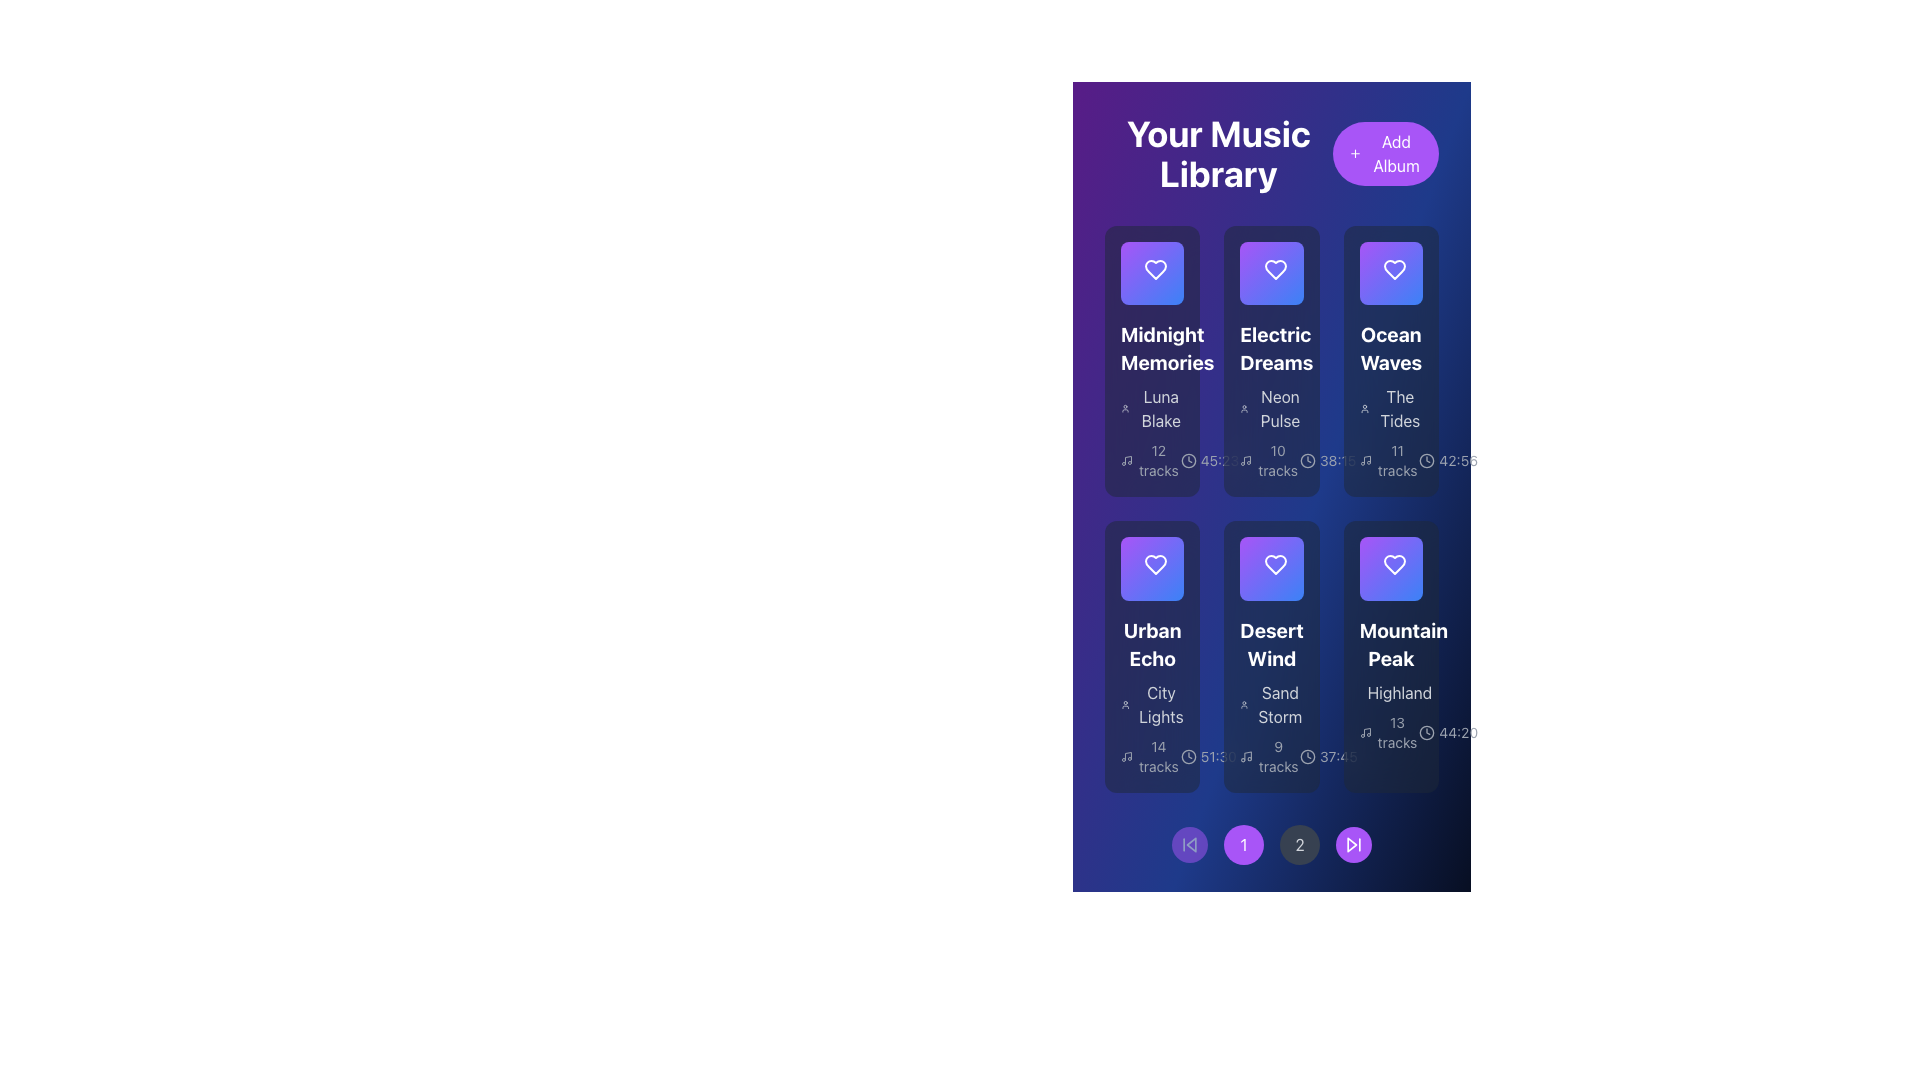 The image size is (1920, 1080). I want to click on text displayed in the Text label showing '37:45', which is styled in white against a dark background in the bottom-right corner of the 'Desert Wind' card, so click(1338, 756).